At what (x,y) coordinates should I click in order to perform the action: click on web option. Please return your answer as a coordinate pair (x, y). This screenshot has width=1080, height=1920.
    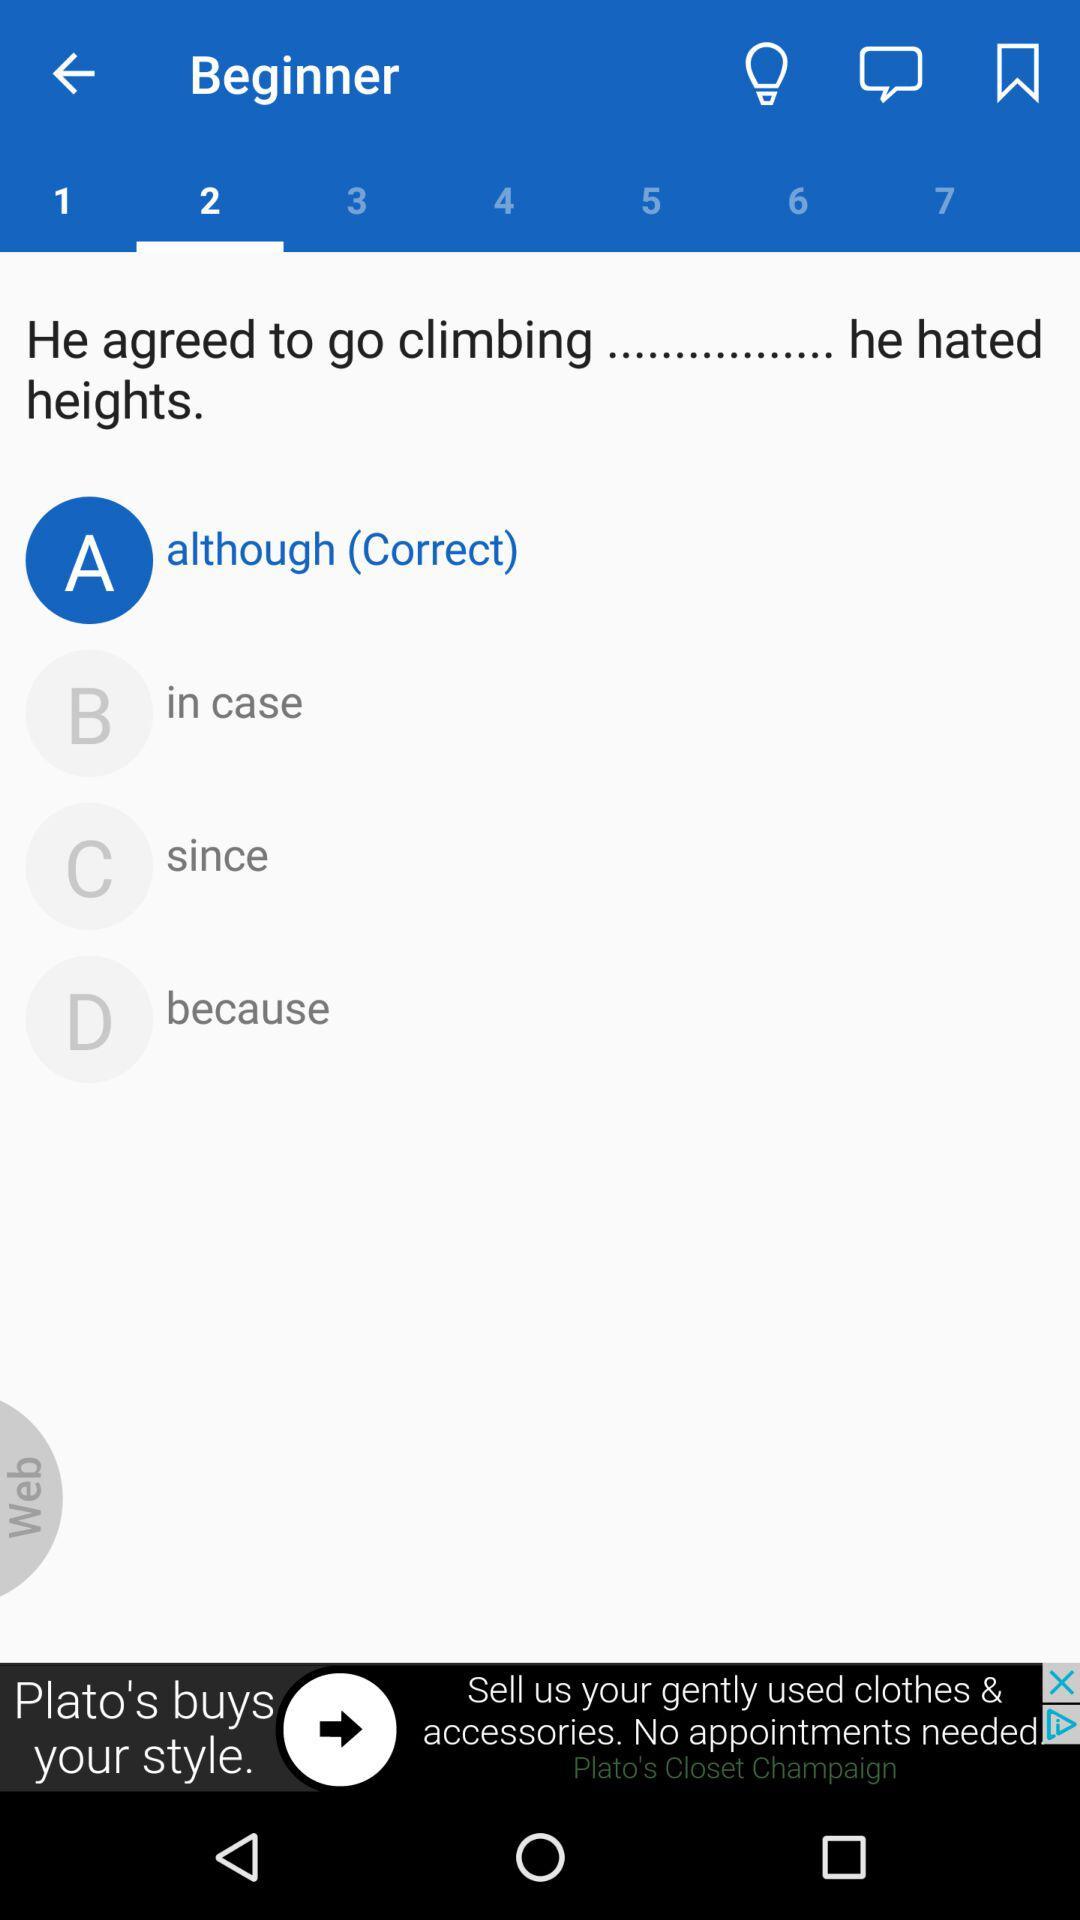
    Looking at the image, I should click on (31, 1498).